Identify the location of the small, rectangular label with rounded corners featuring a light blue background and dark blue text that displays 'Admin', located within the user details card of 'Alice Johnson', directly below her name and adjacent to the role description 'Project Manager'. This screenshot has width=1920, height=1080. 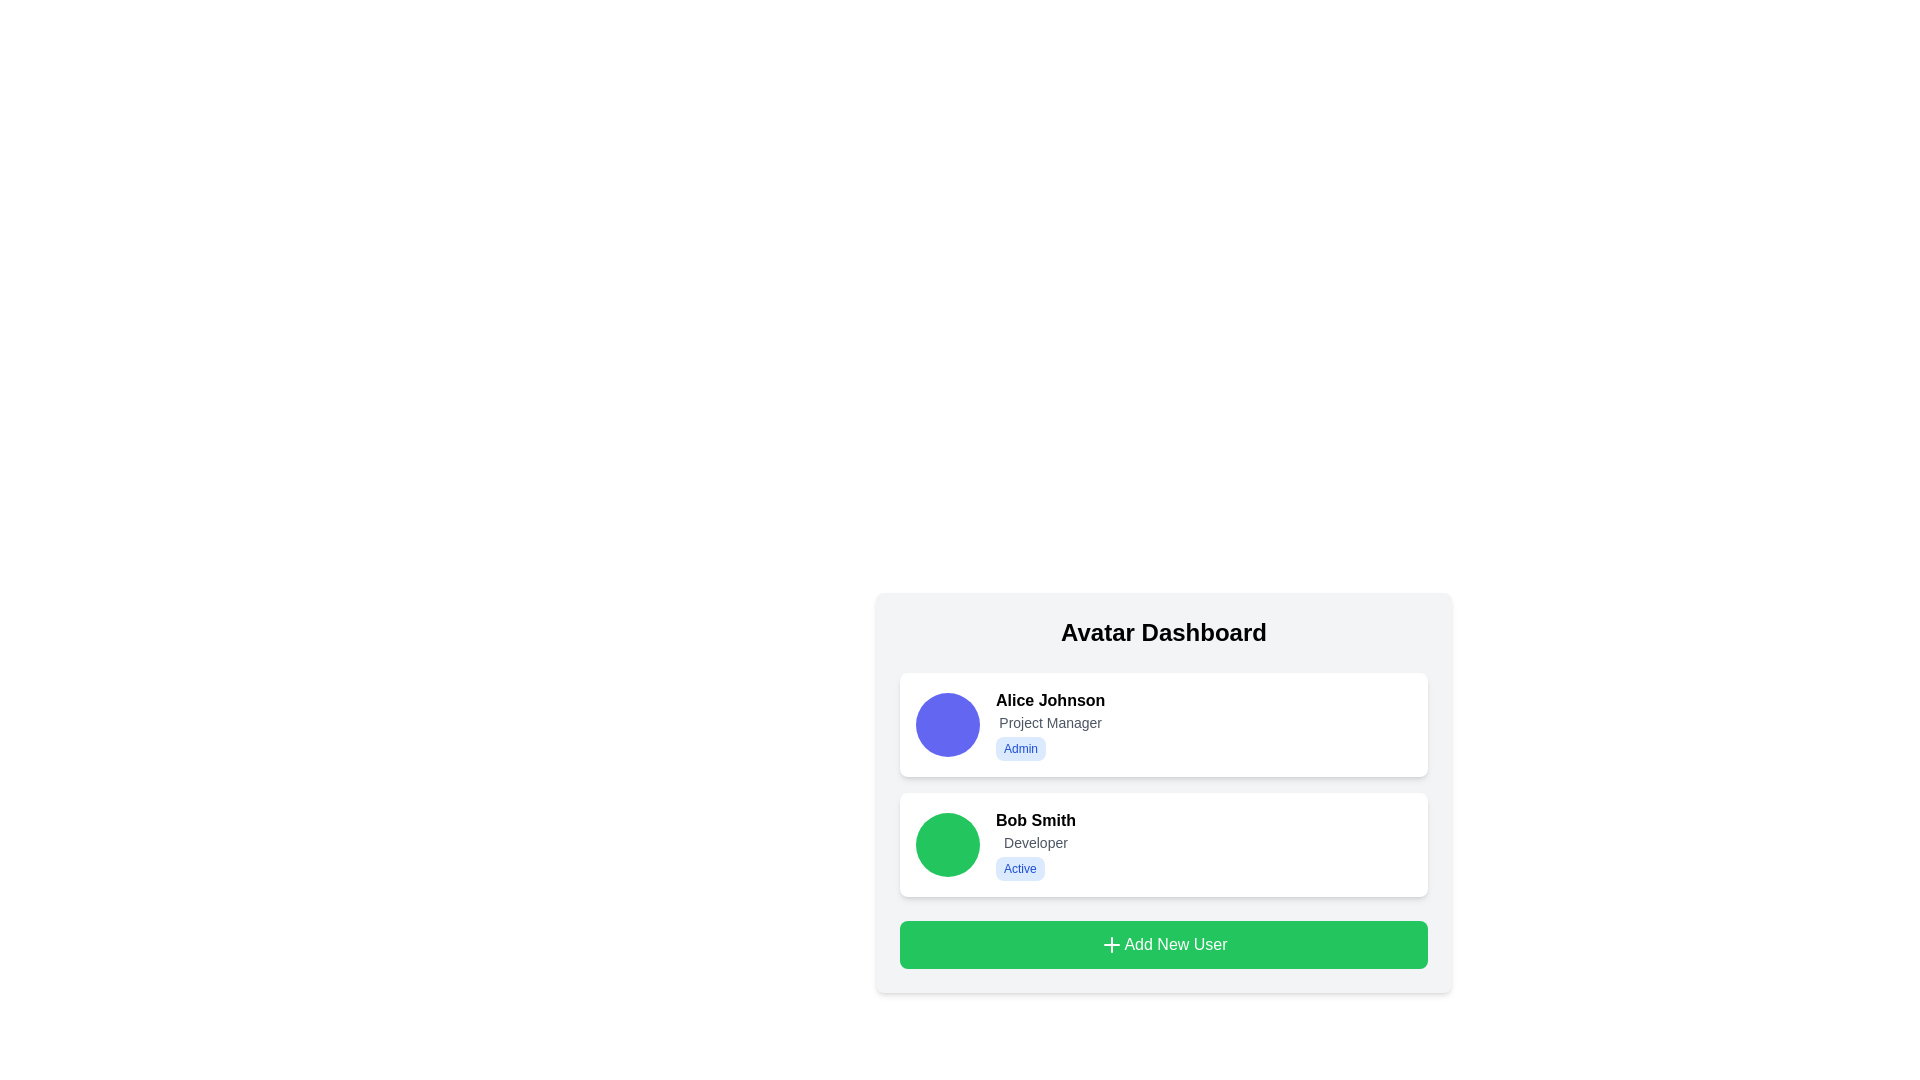
(1021, 748).